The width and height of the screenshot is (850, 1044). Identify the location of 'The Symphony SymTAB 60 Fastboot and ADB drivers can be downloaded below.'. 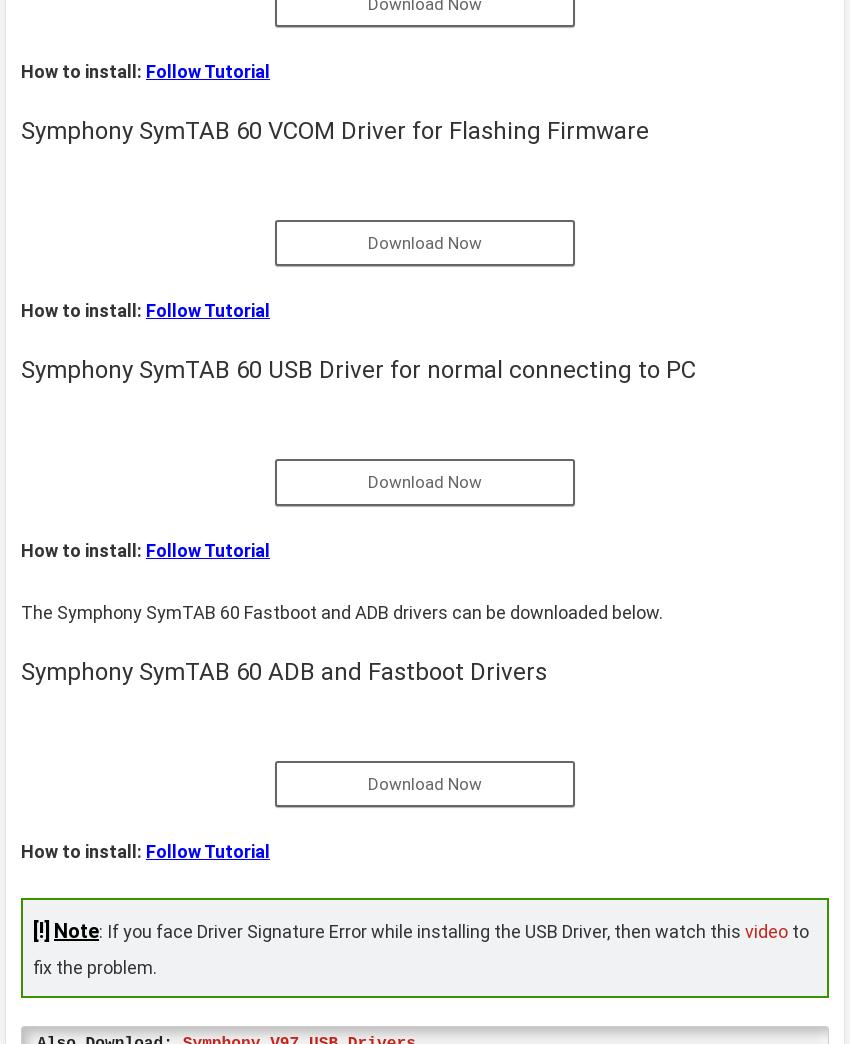
(341, 611).